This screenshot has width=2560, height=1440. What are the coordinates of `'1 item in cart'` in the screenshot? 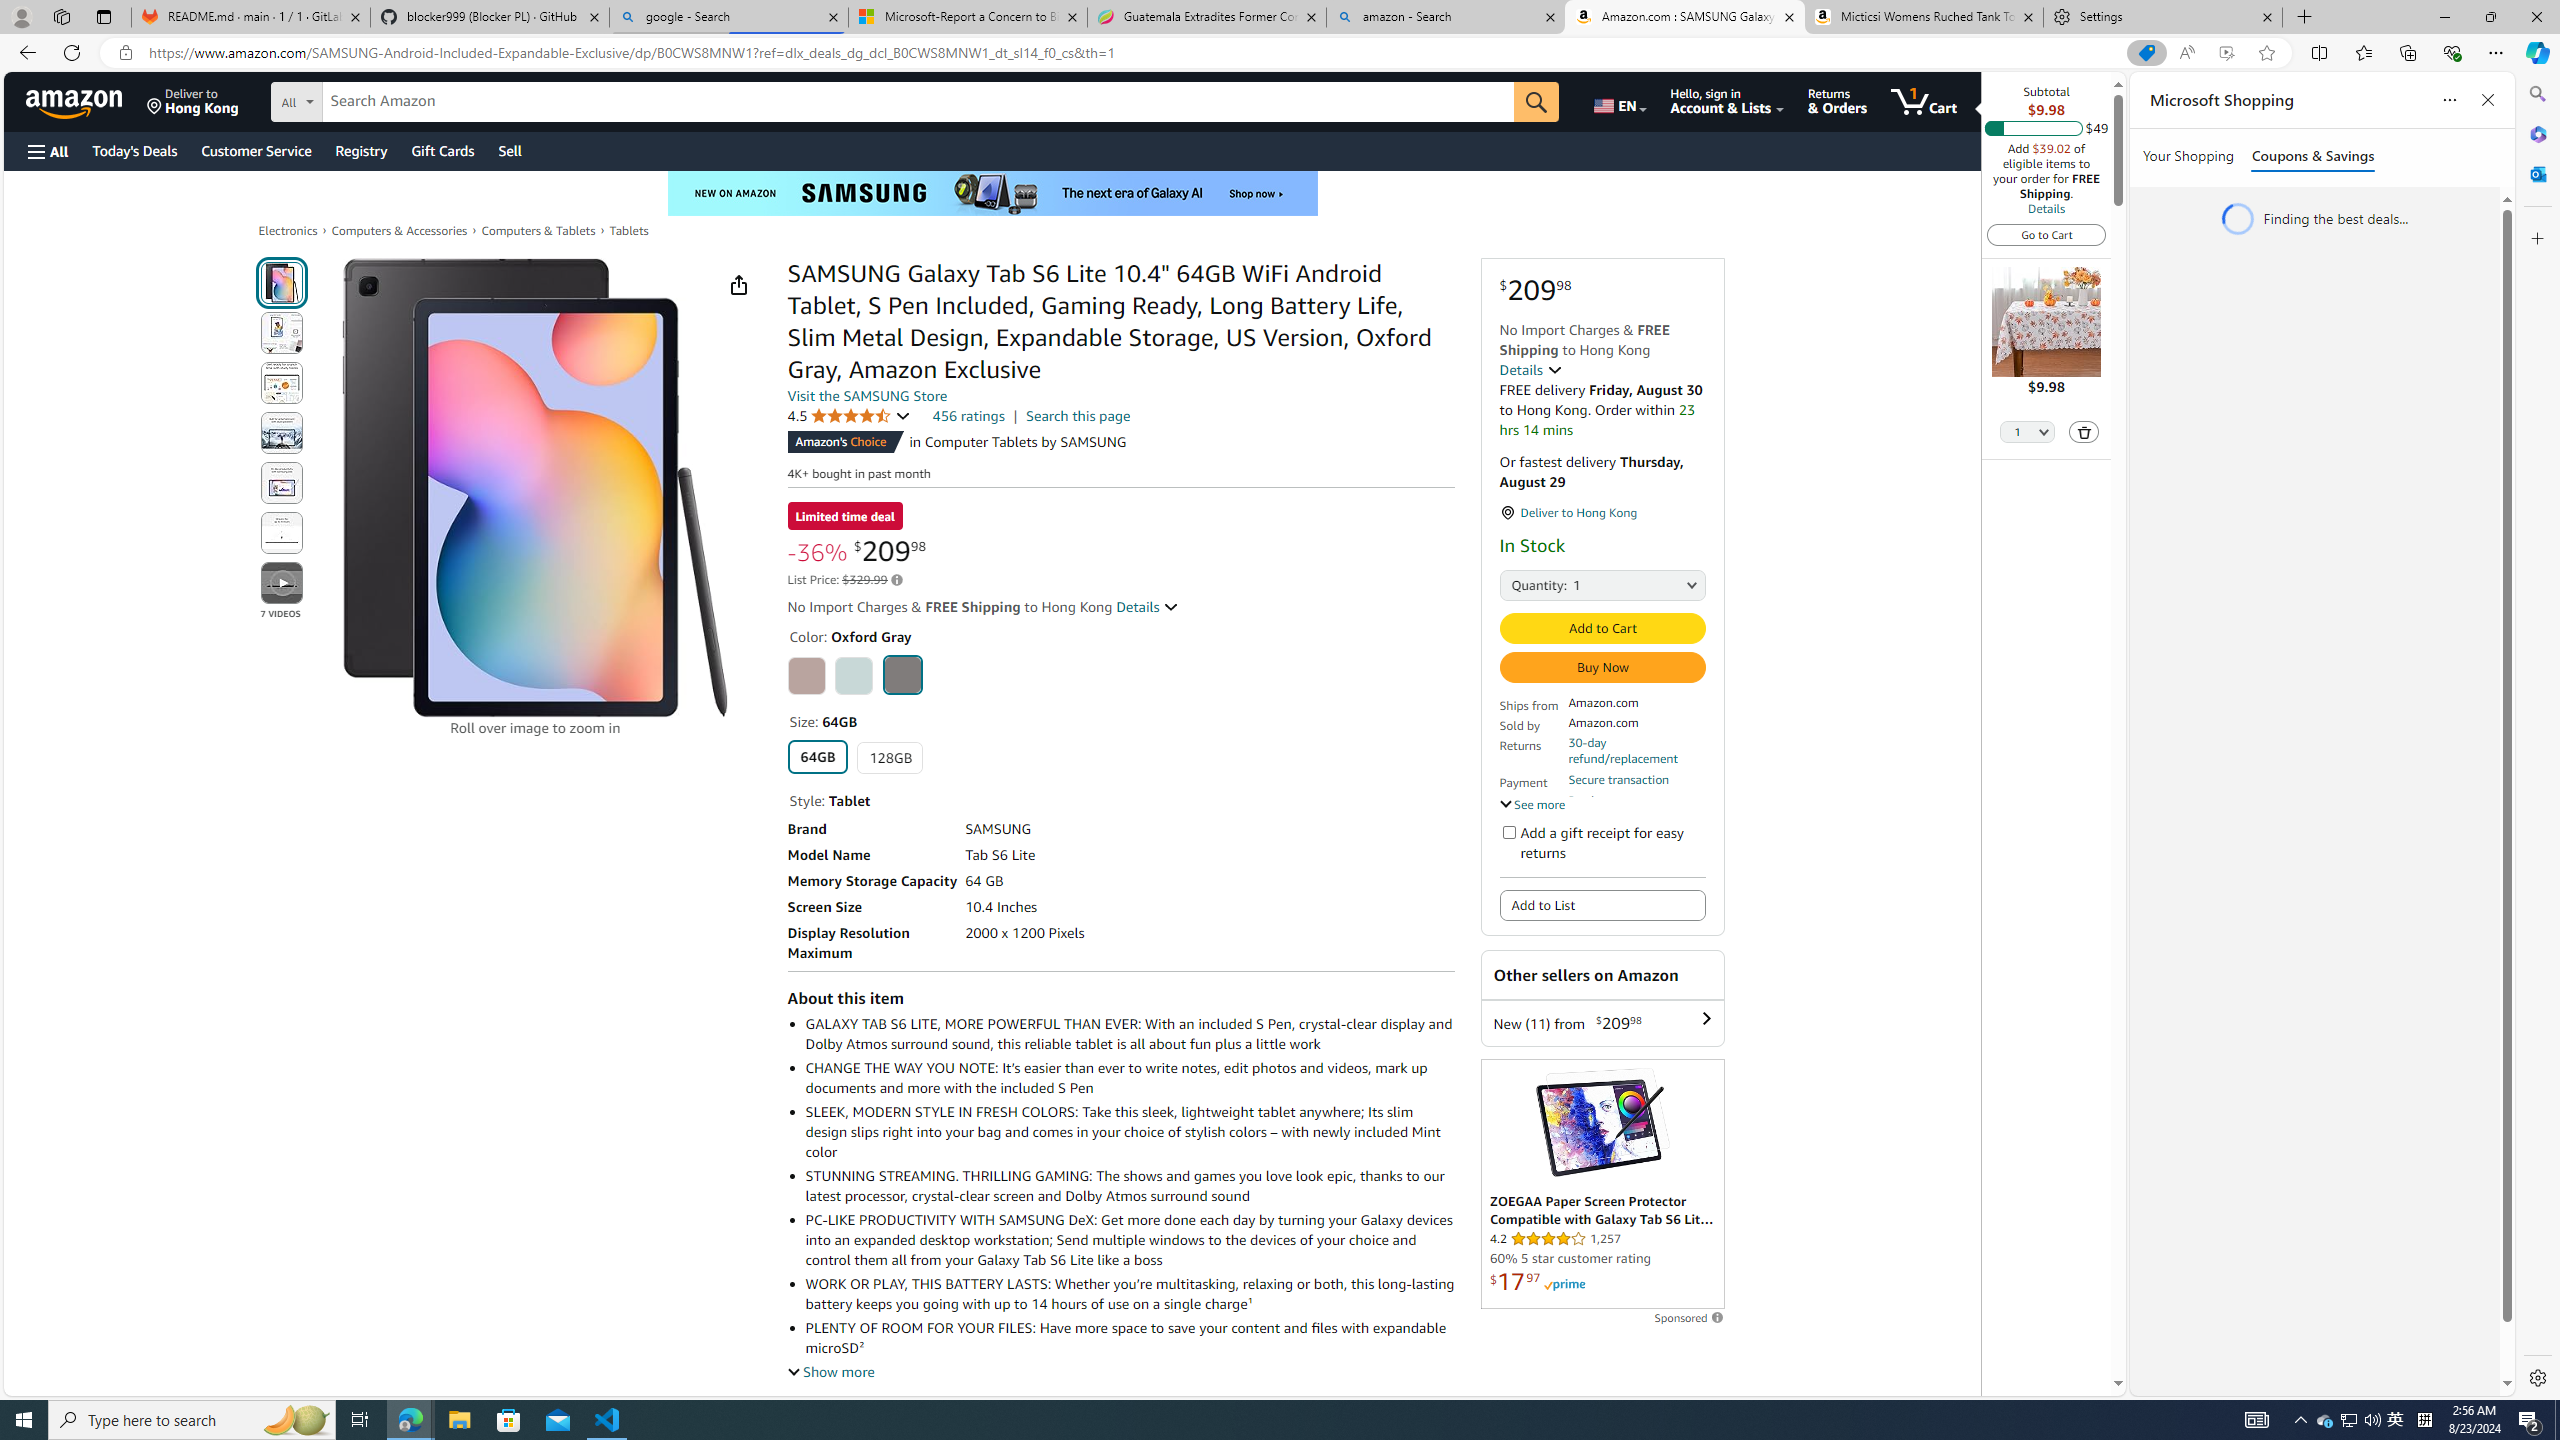 It's located at (1923, 100).